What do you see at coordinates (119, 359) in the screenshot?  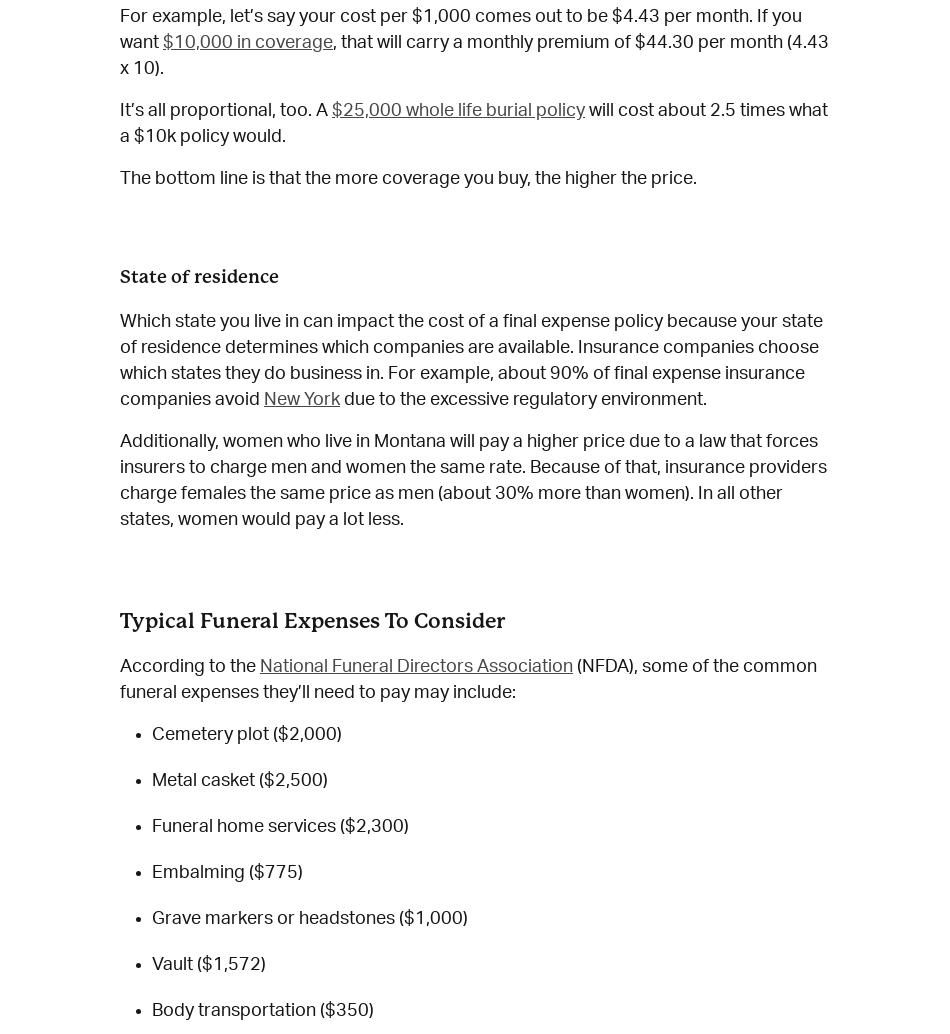 I see `'Which state you live in can impact the cost of a final expense policy because your state of residence determines which companies are available. Insurance companies choose which states they do business in. For example, about 90% of final expense insurance companies avoid'` at bounding box center [119, 359].